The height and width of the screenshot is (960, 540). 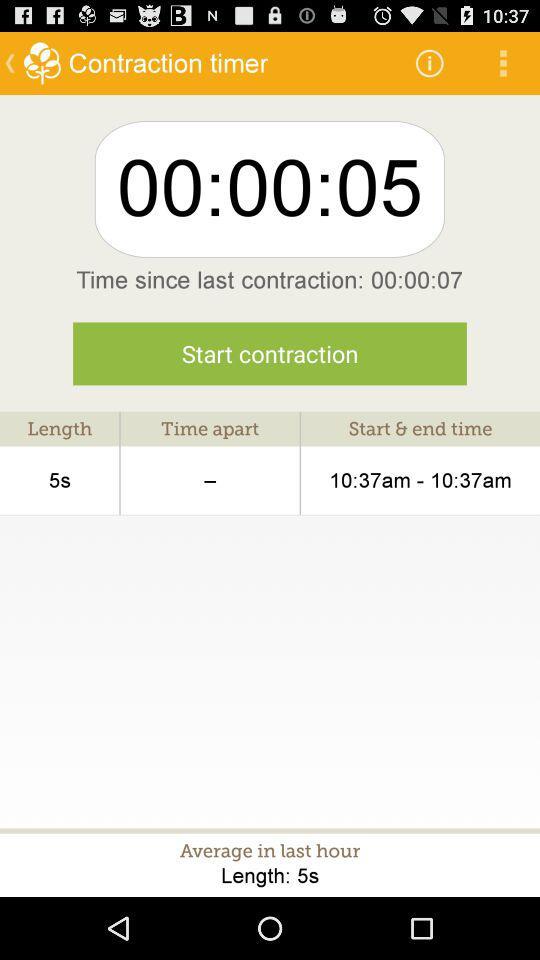 I want to click on 10 37am 10 item, so click(x=419, y=480).